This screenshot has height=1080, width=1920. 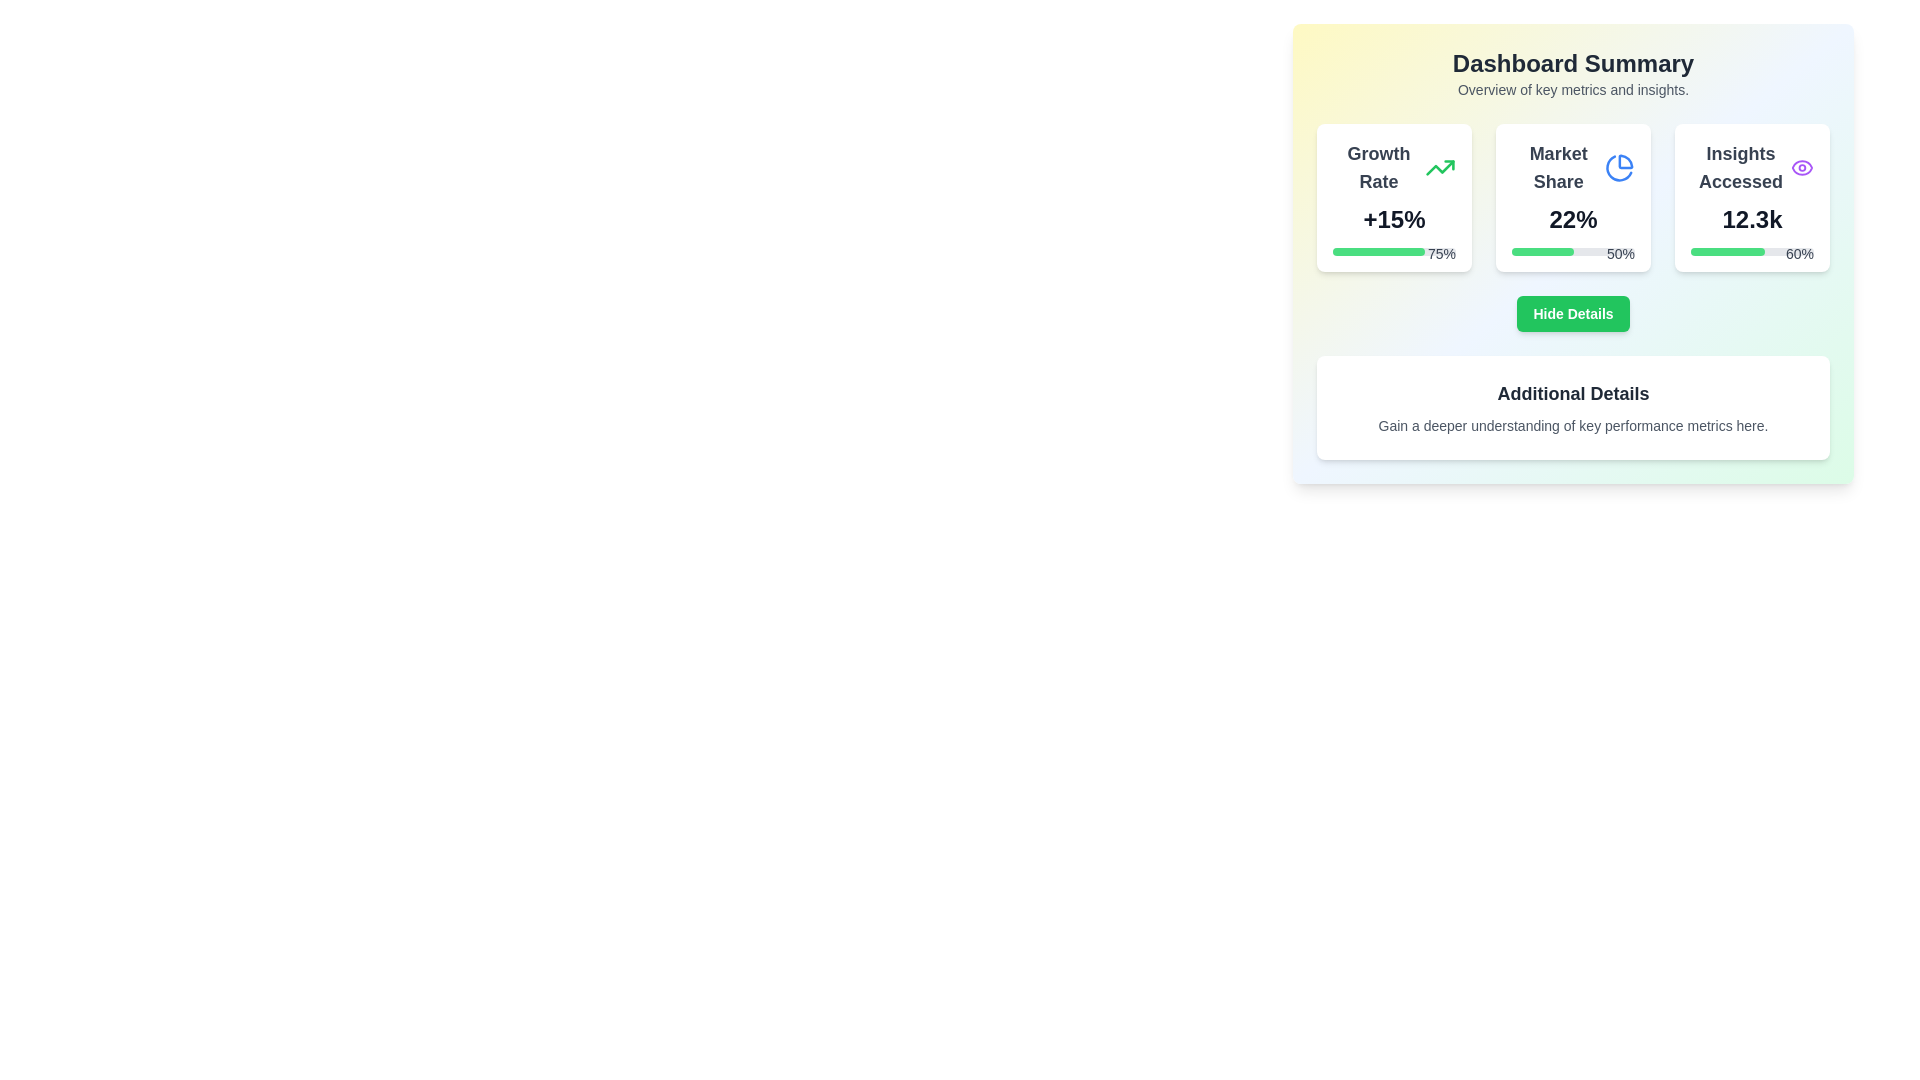 I want to click on the 75% progress bar element located in the lower part of the 'Growth Rate' card in the dashboard, so click(x=1393, y=250).